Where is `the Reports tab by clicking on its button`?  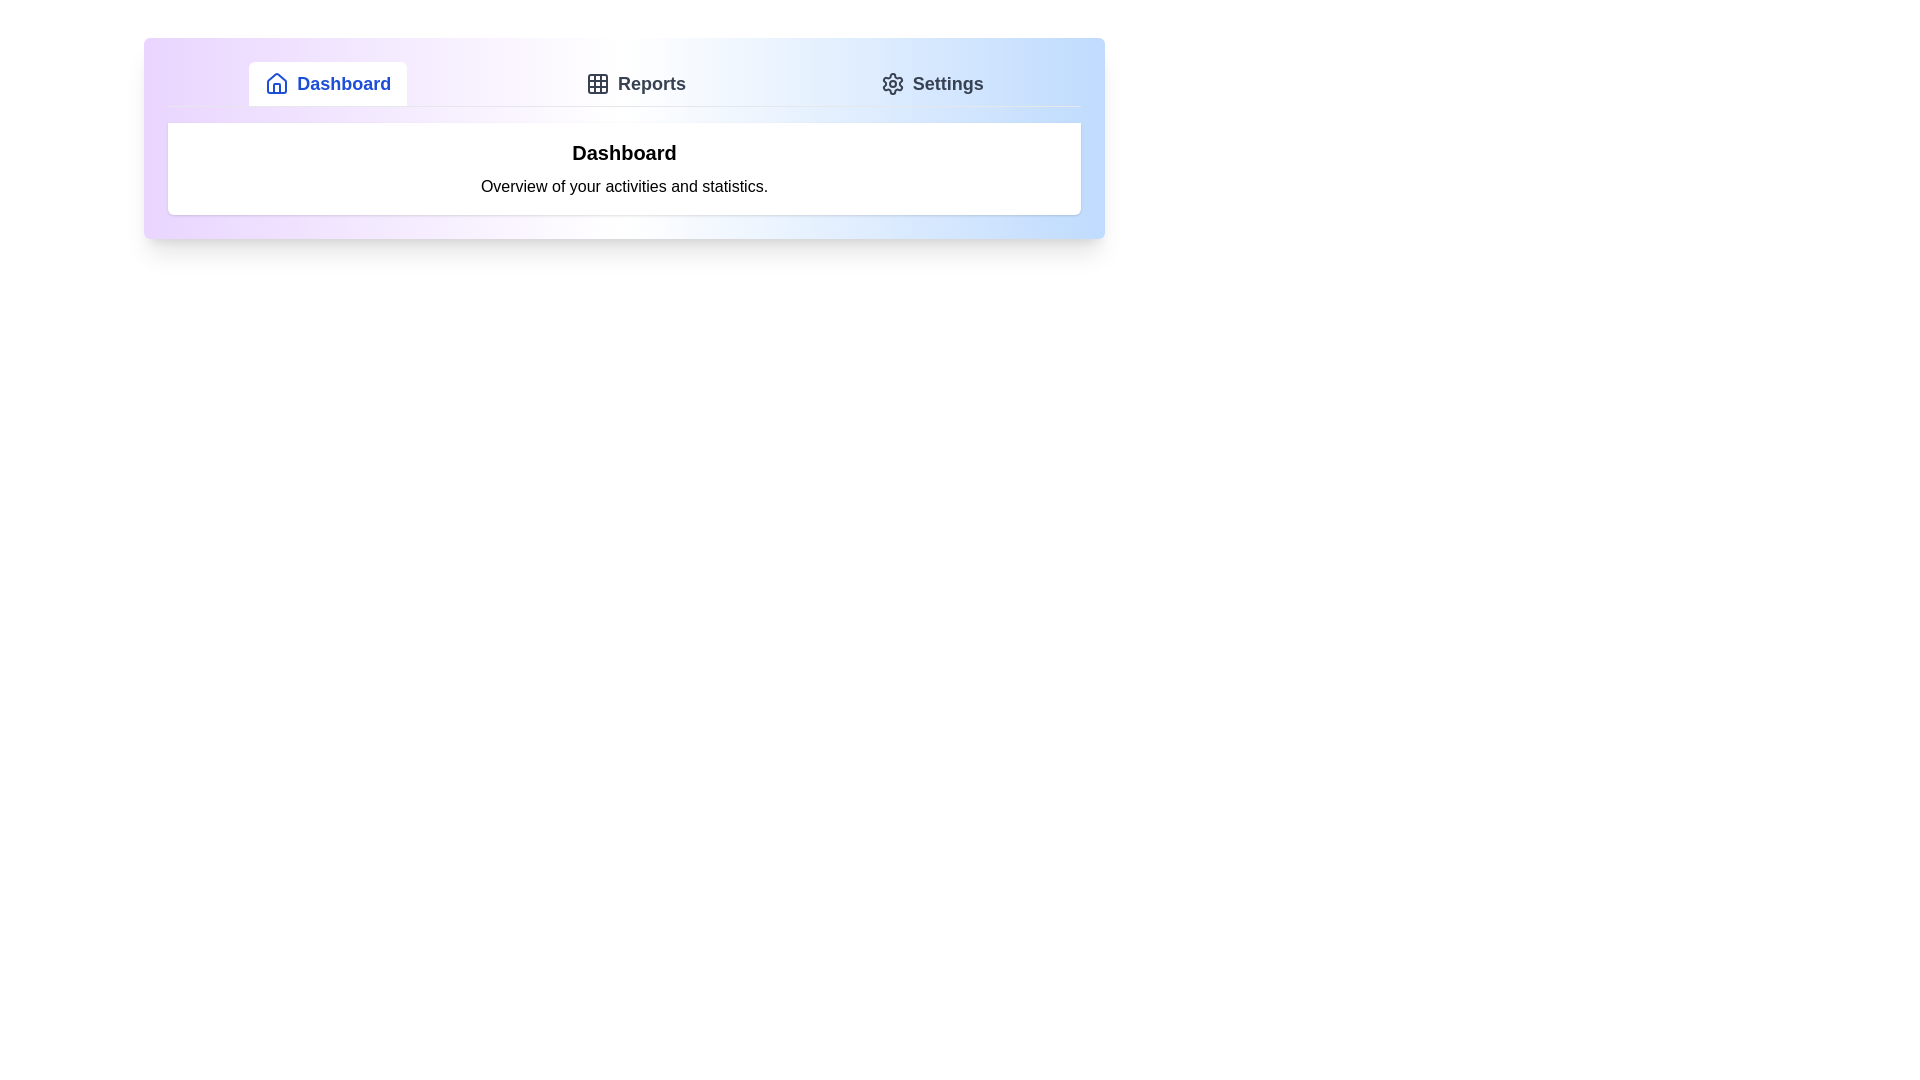
the Reports tab by clicking on its button is located at coordinates (634, 83).